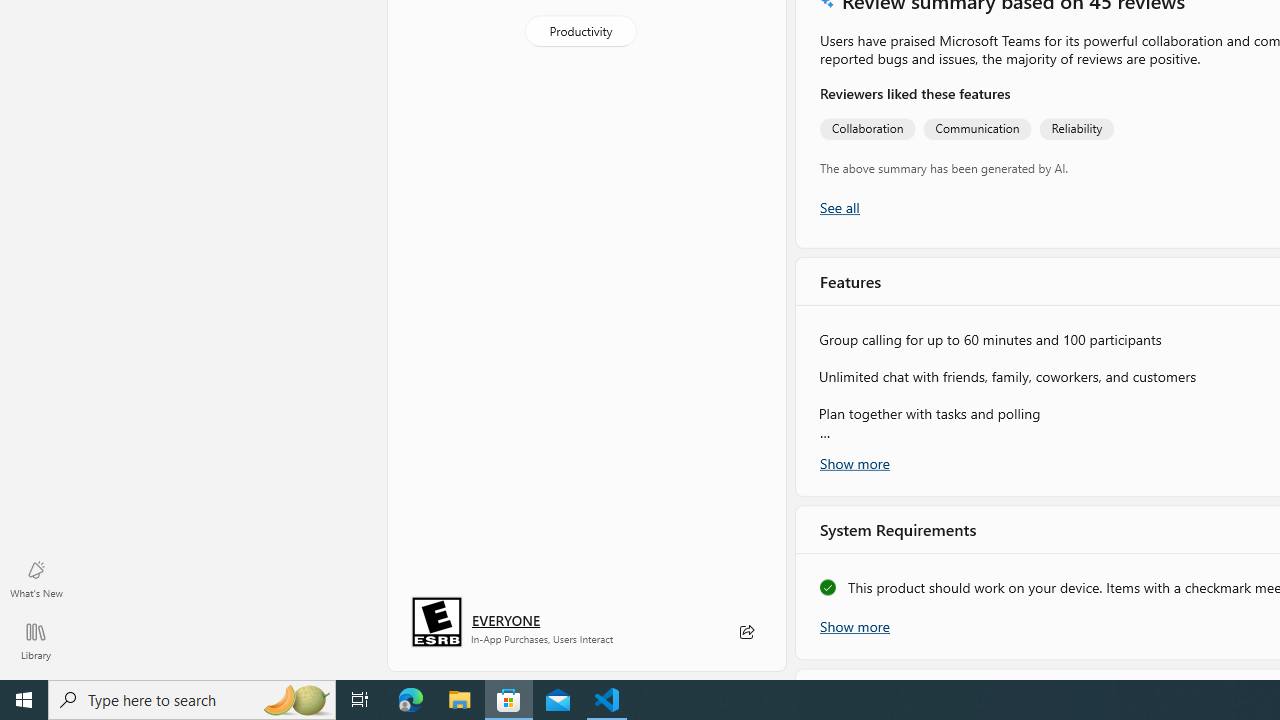  Describe the element at coordinates (578, 30) in the screenshot. I see `'Productivity'` at that location.